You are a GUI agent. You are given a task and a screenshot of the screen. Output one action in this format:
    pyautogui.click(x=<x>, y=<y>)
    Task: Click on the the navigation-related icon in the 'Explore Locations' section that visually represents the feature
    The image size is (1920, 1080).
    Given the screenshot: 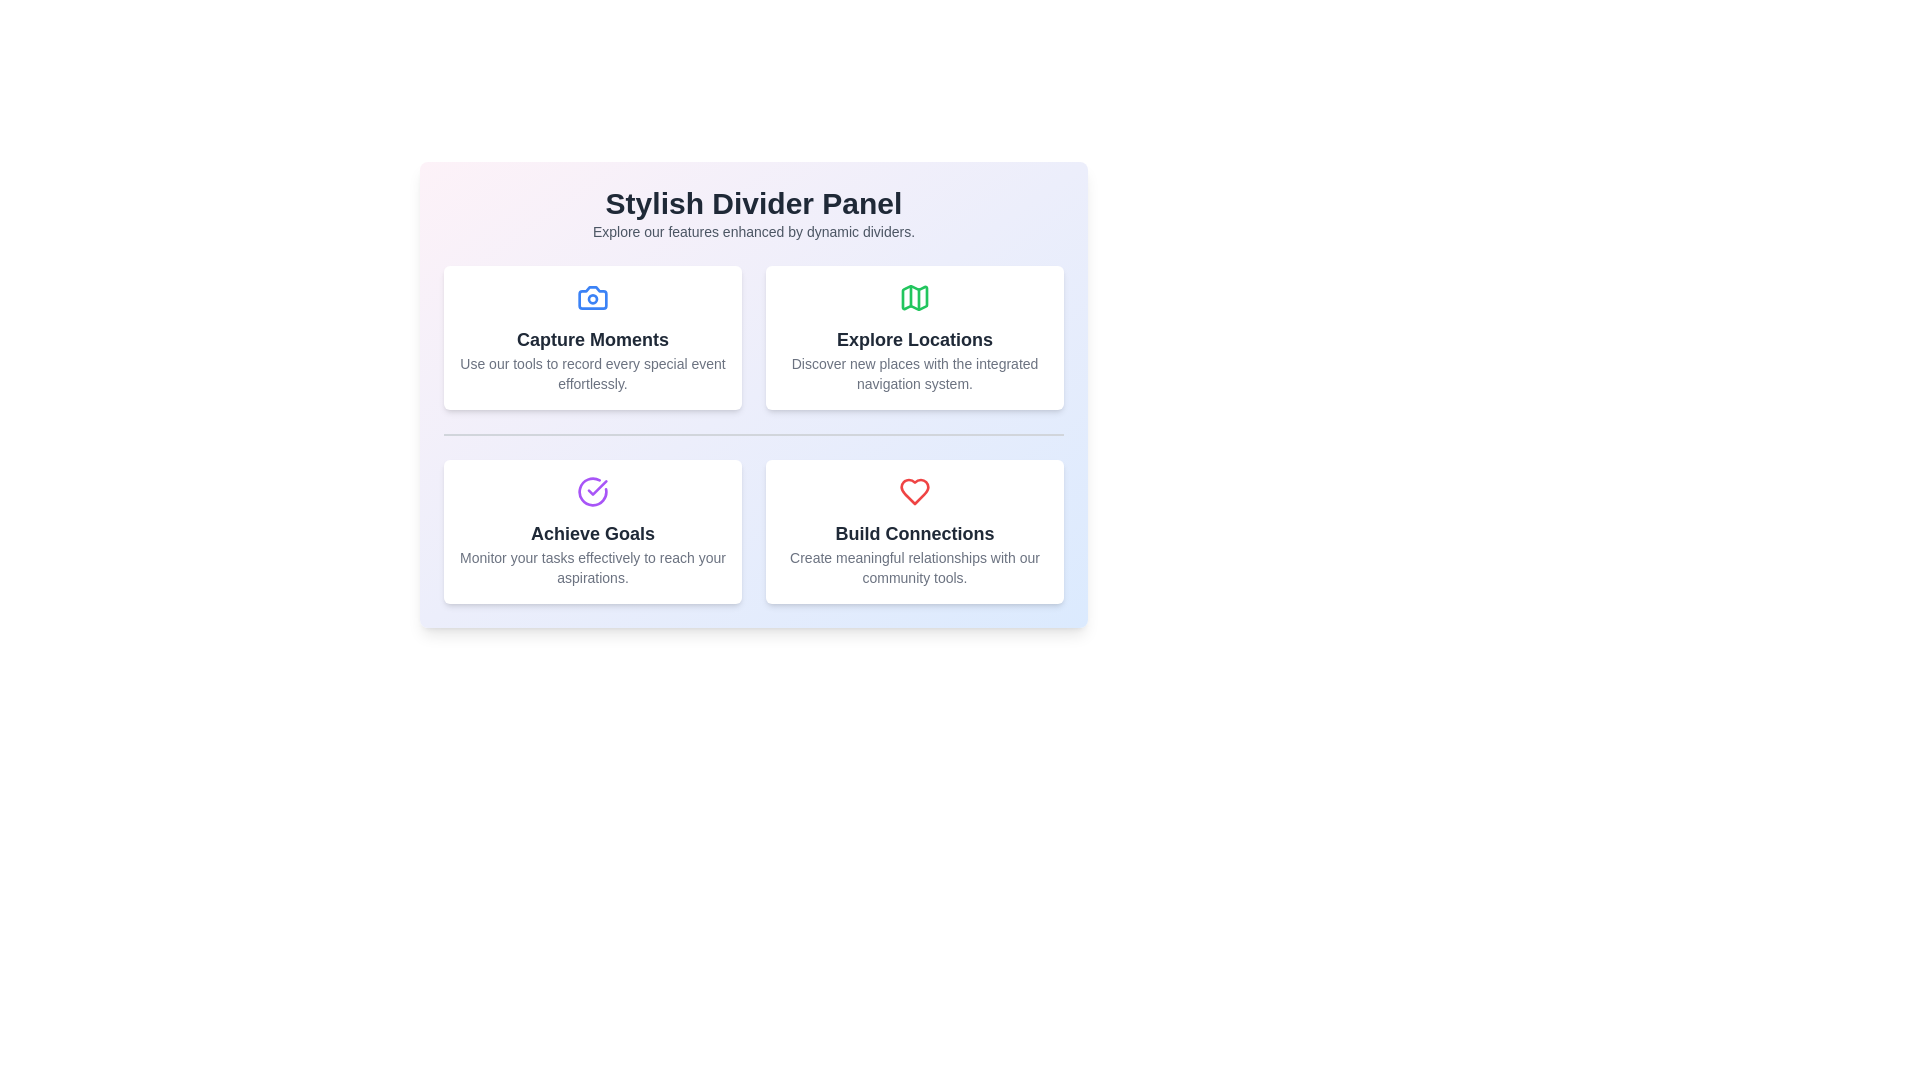 What is the action you would take?
    pyautogui.click(x=914, y=297)
    